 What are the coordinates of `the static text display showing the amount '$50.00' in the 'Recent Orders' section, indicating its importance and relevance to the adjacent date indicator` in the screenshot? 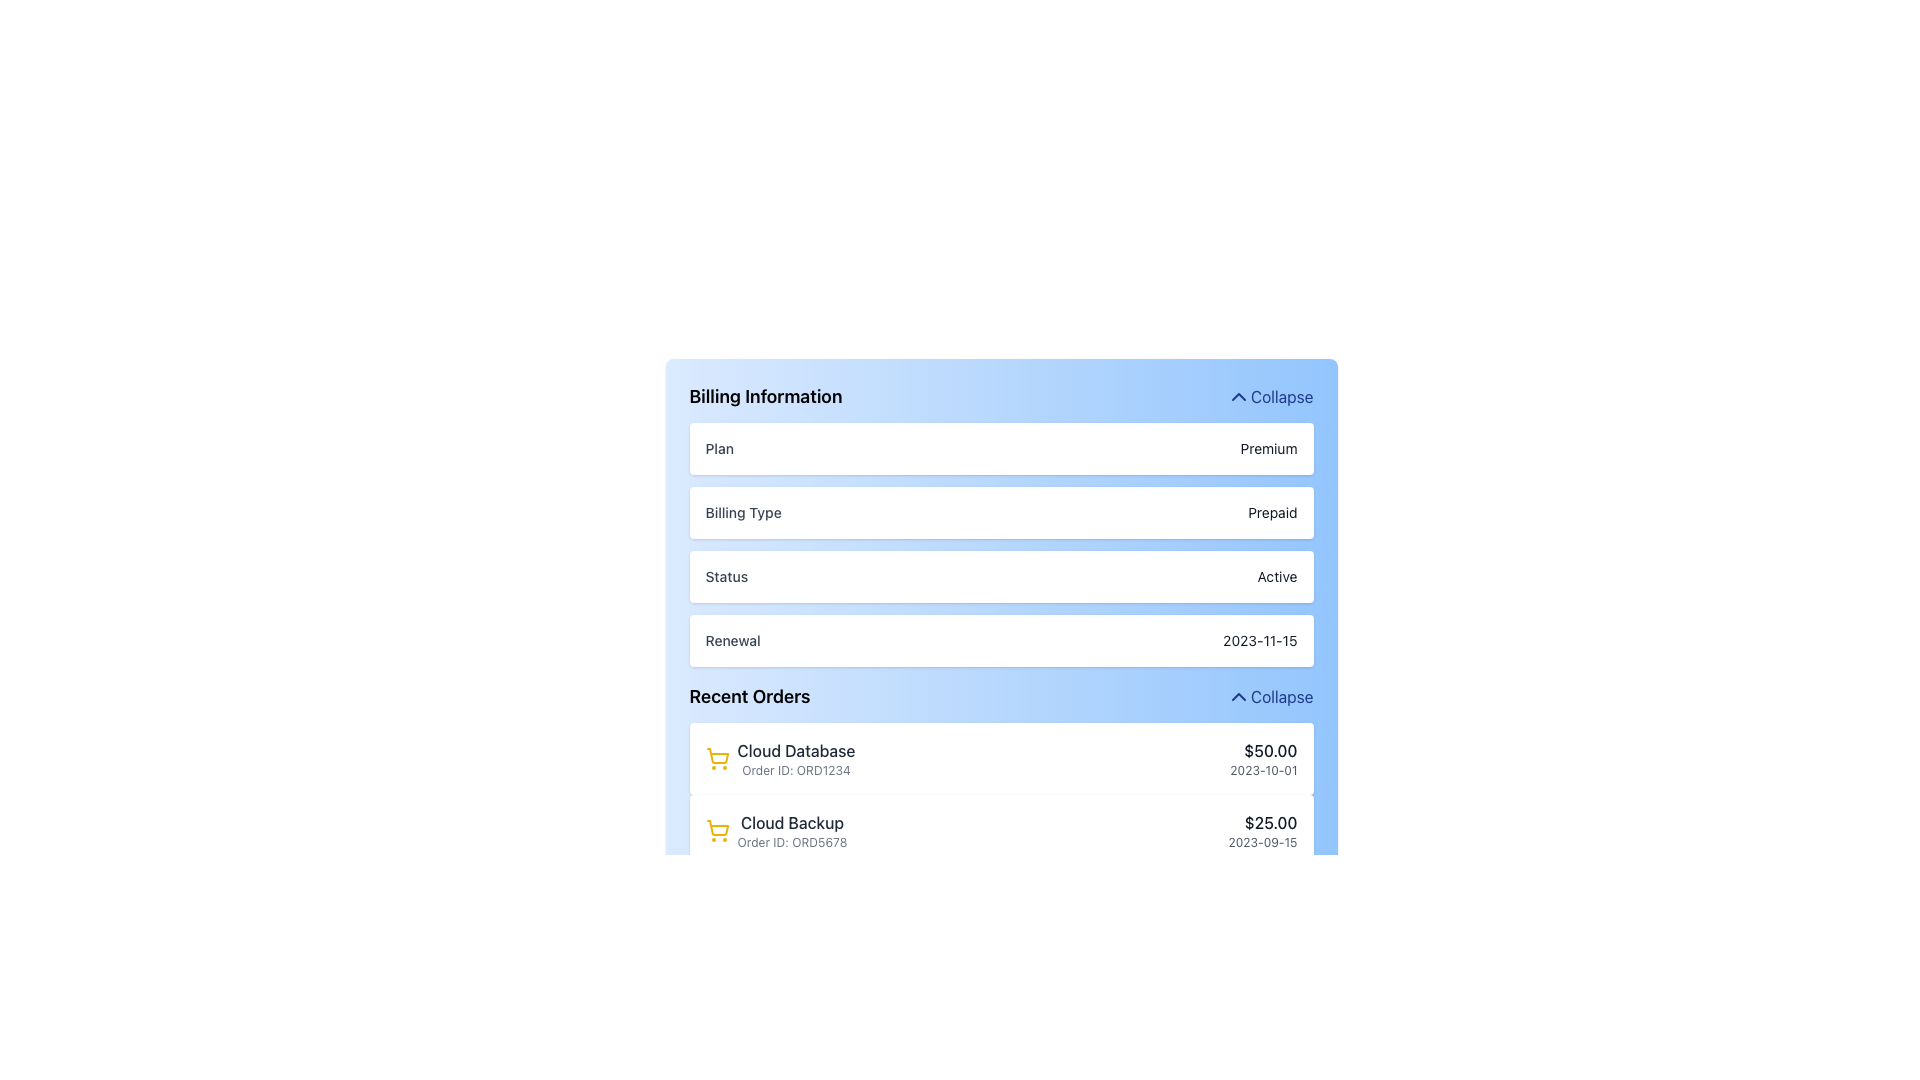 It's located at (1262, 751).